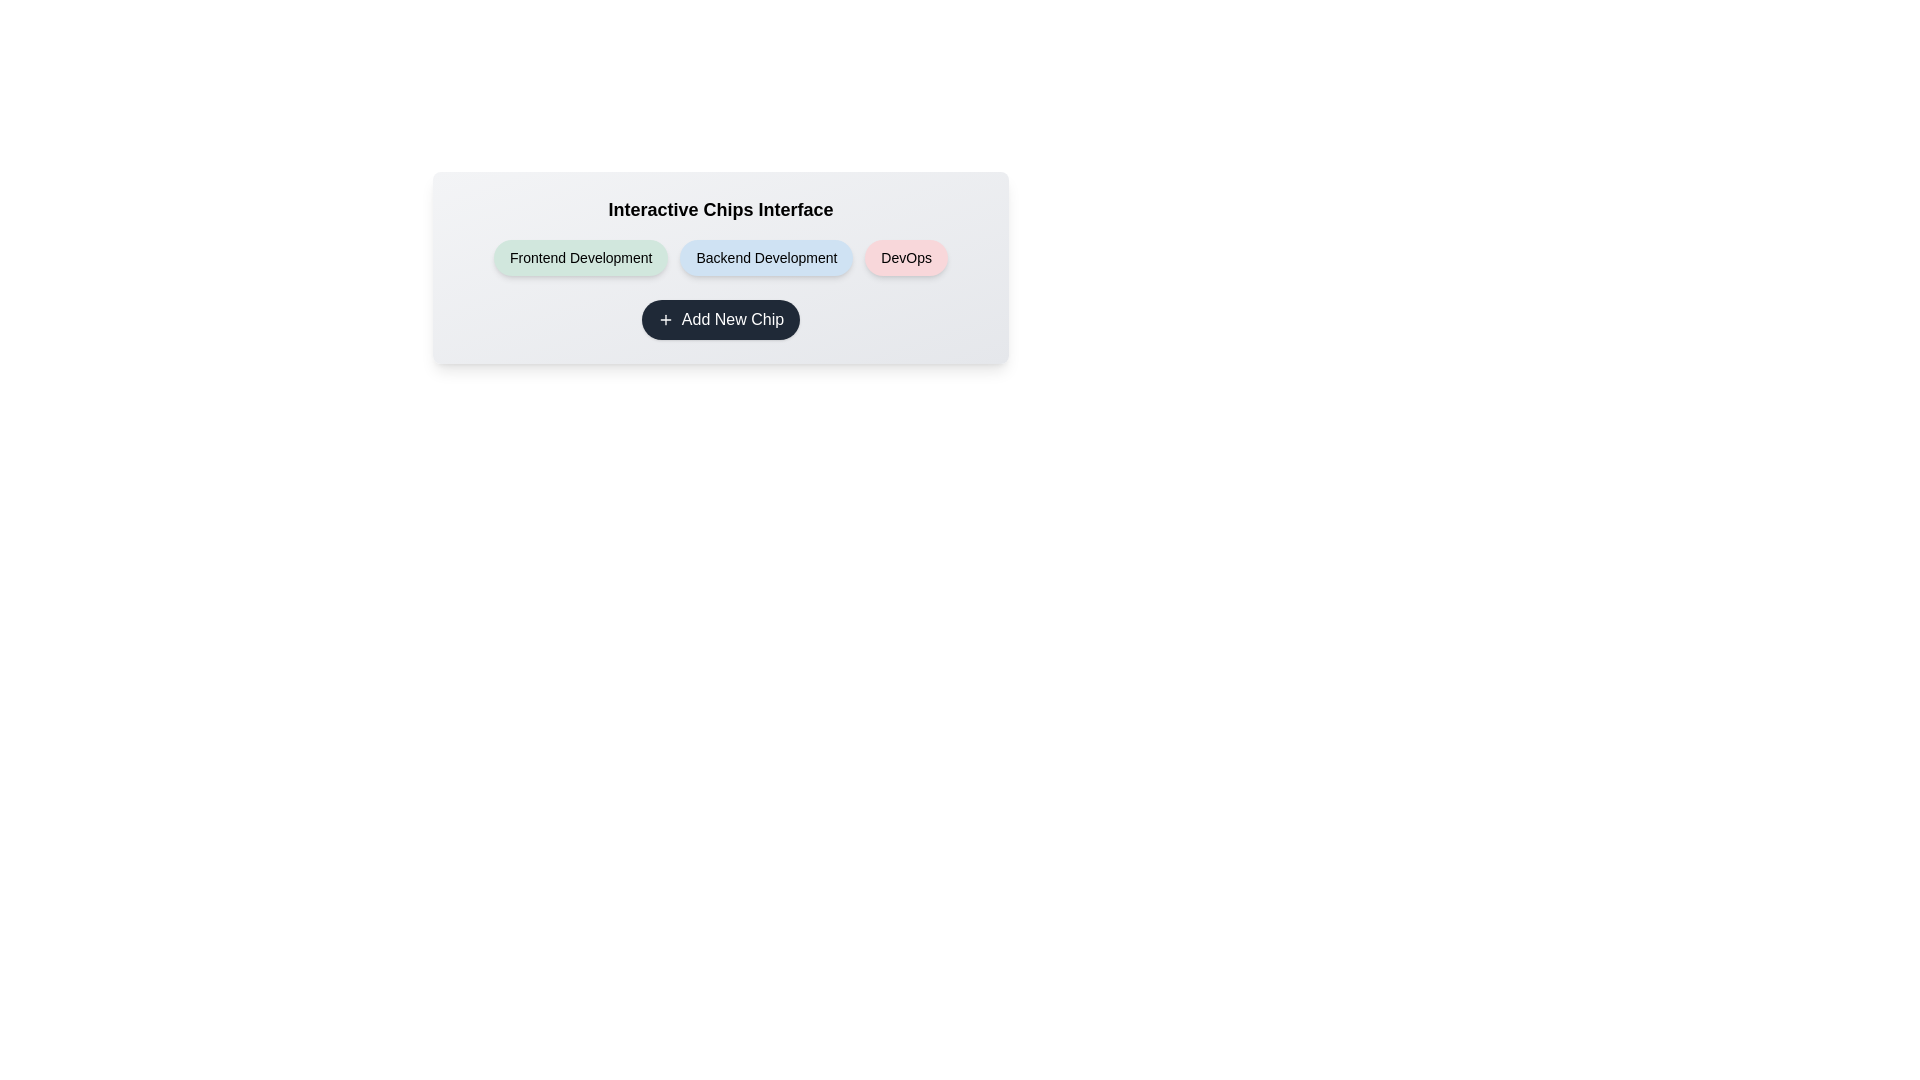 The width and height of the screenshot is (1920, 1080). What do you see at coordinates (765, 257) in the screenshot?
I see `the 'Backend Development' chip` at bounding box center [765, 257].